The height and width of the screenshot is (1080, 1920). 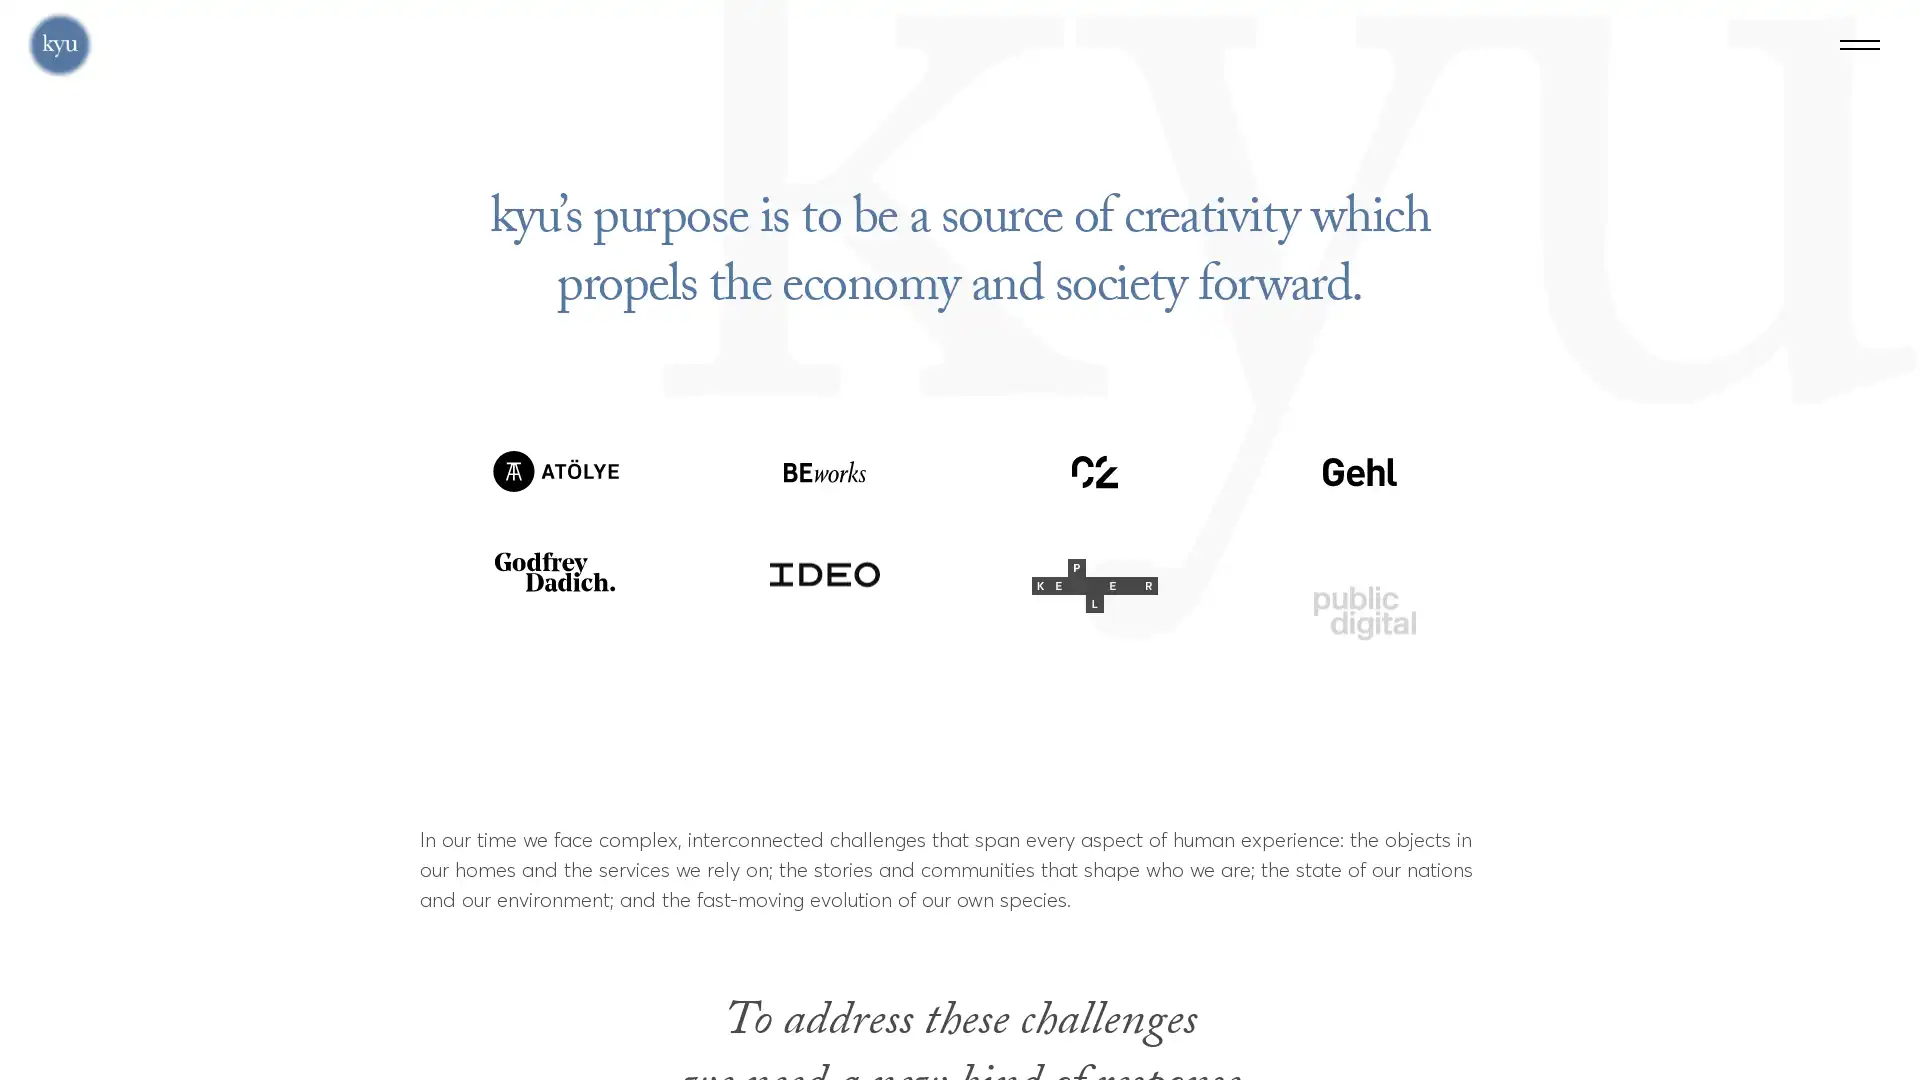 What do you see at coordinates (1859, 45) in the screenshot?
I see `Menu` at bounding box center [1859, 45].